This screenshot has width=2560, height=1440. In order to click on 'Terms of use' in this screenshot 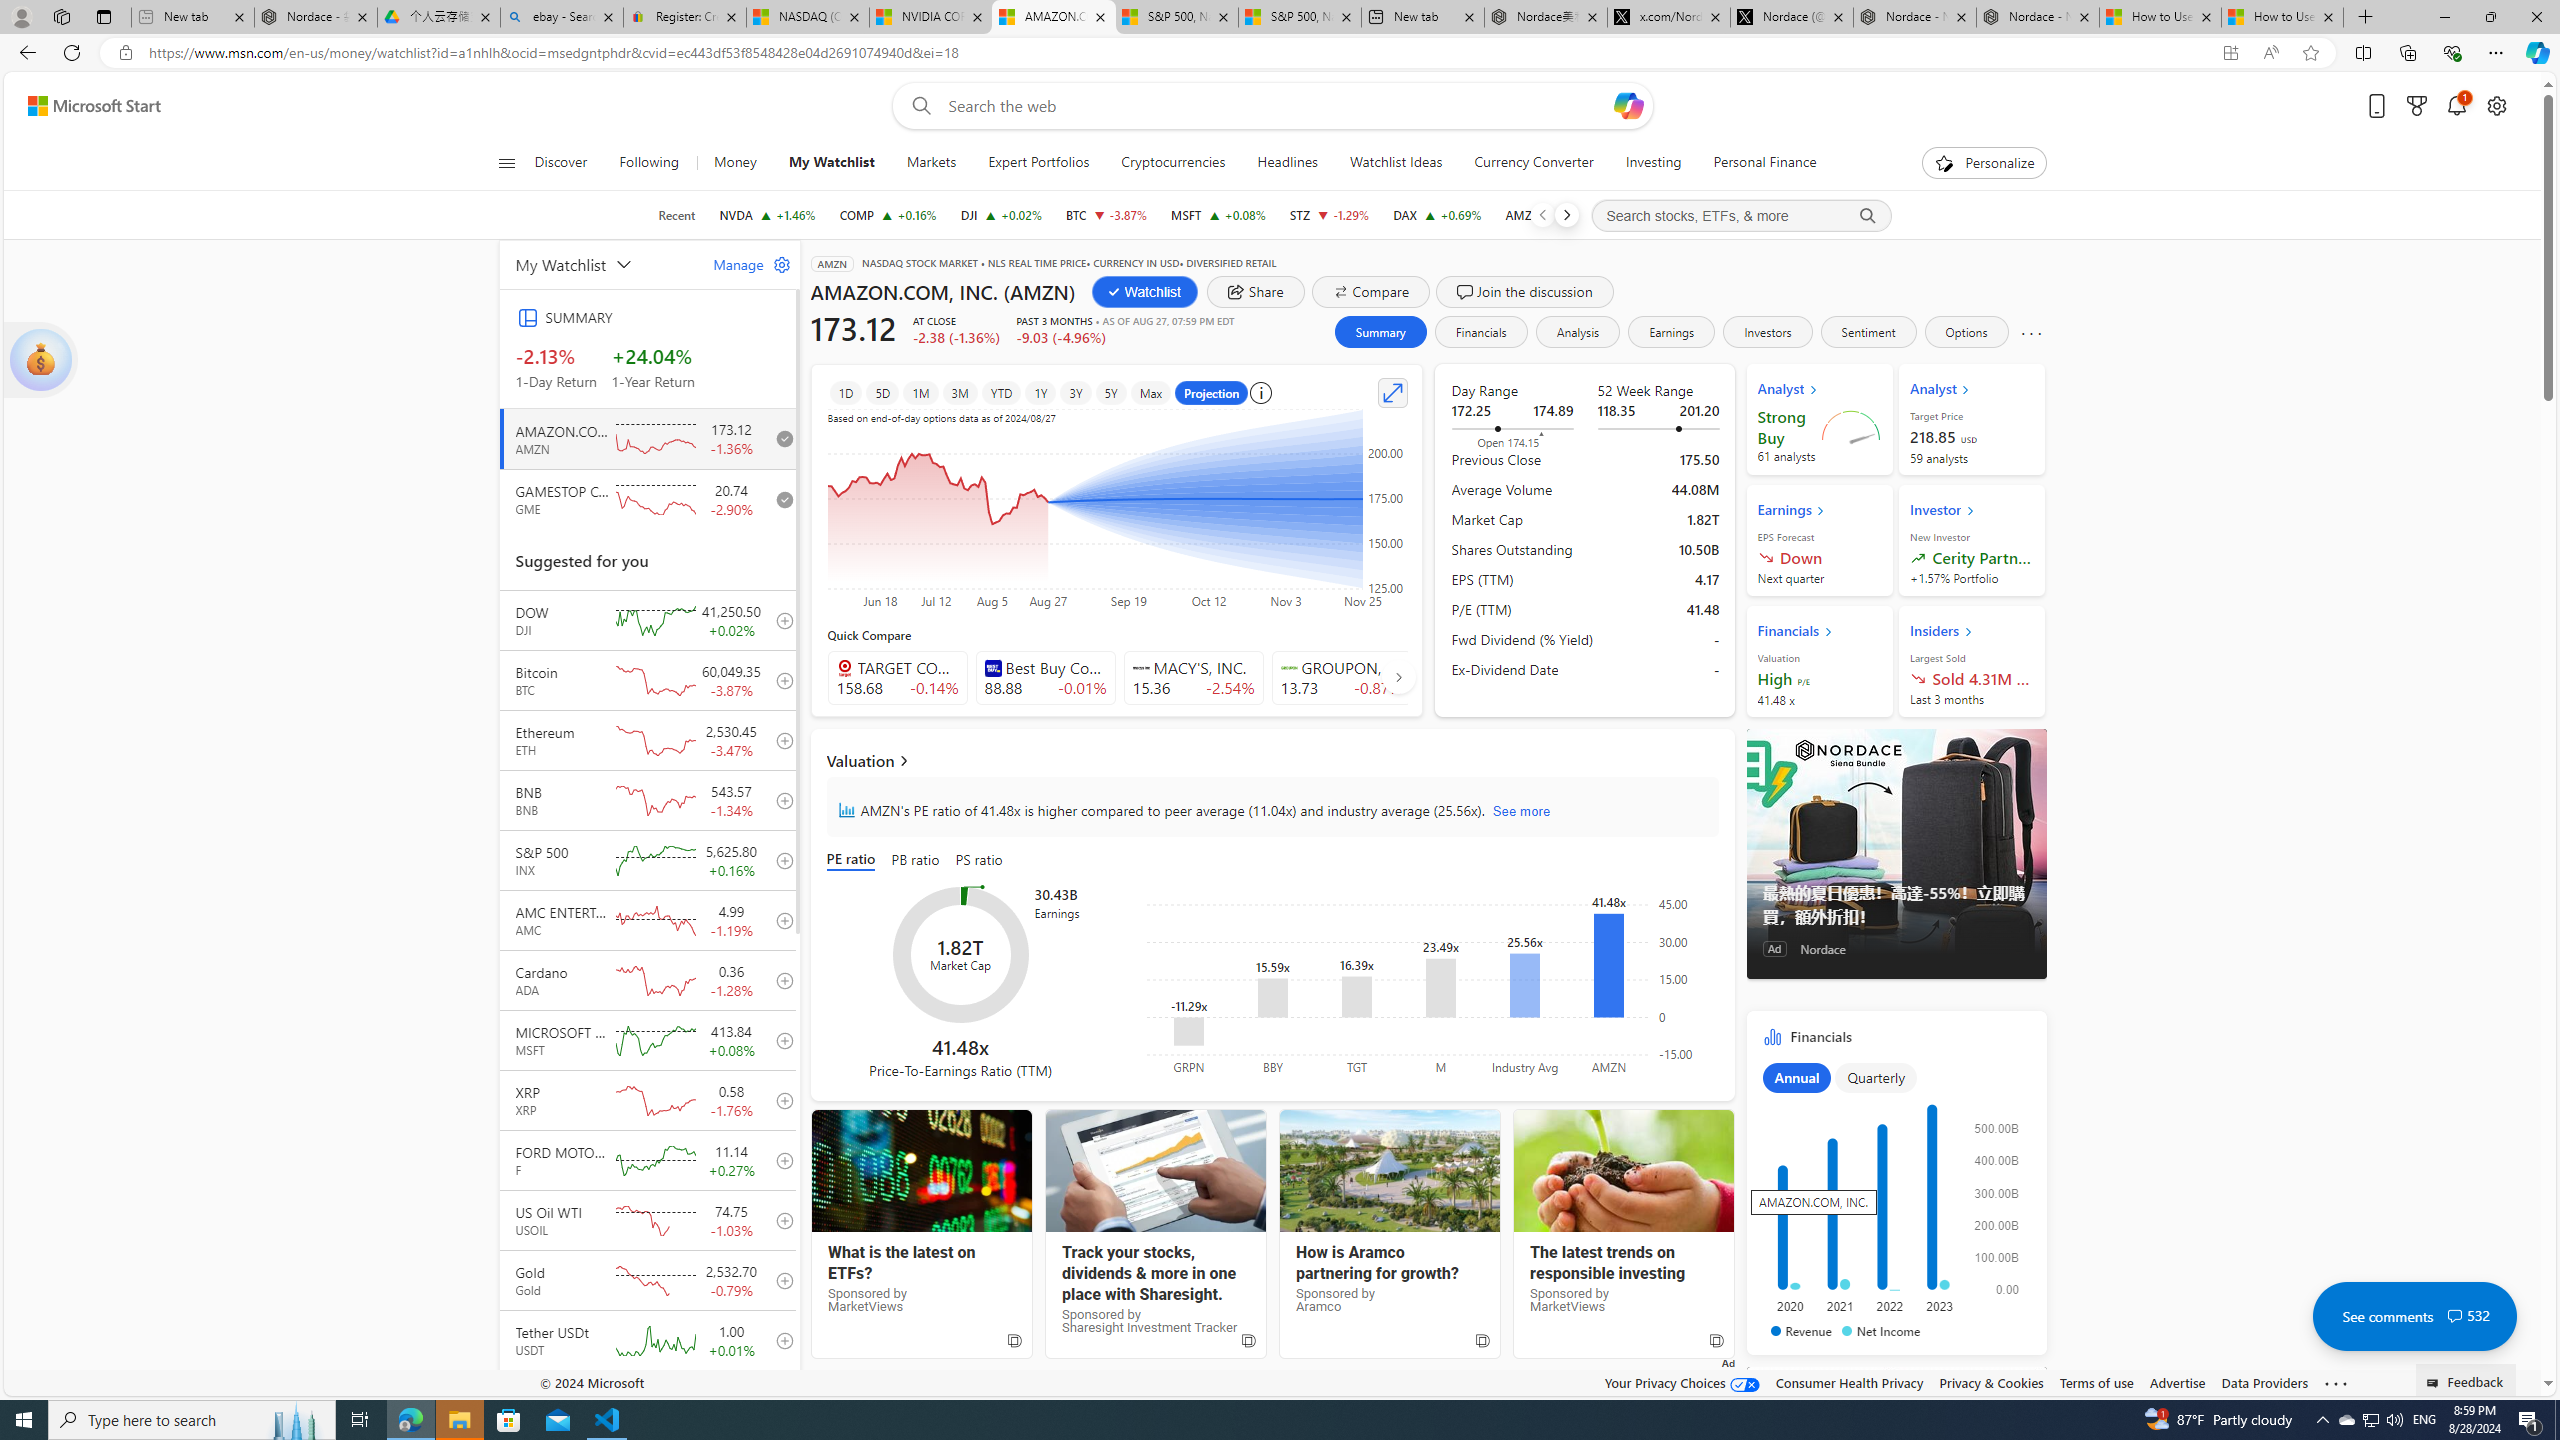, I will do `click(2095, 1382)`.